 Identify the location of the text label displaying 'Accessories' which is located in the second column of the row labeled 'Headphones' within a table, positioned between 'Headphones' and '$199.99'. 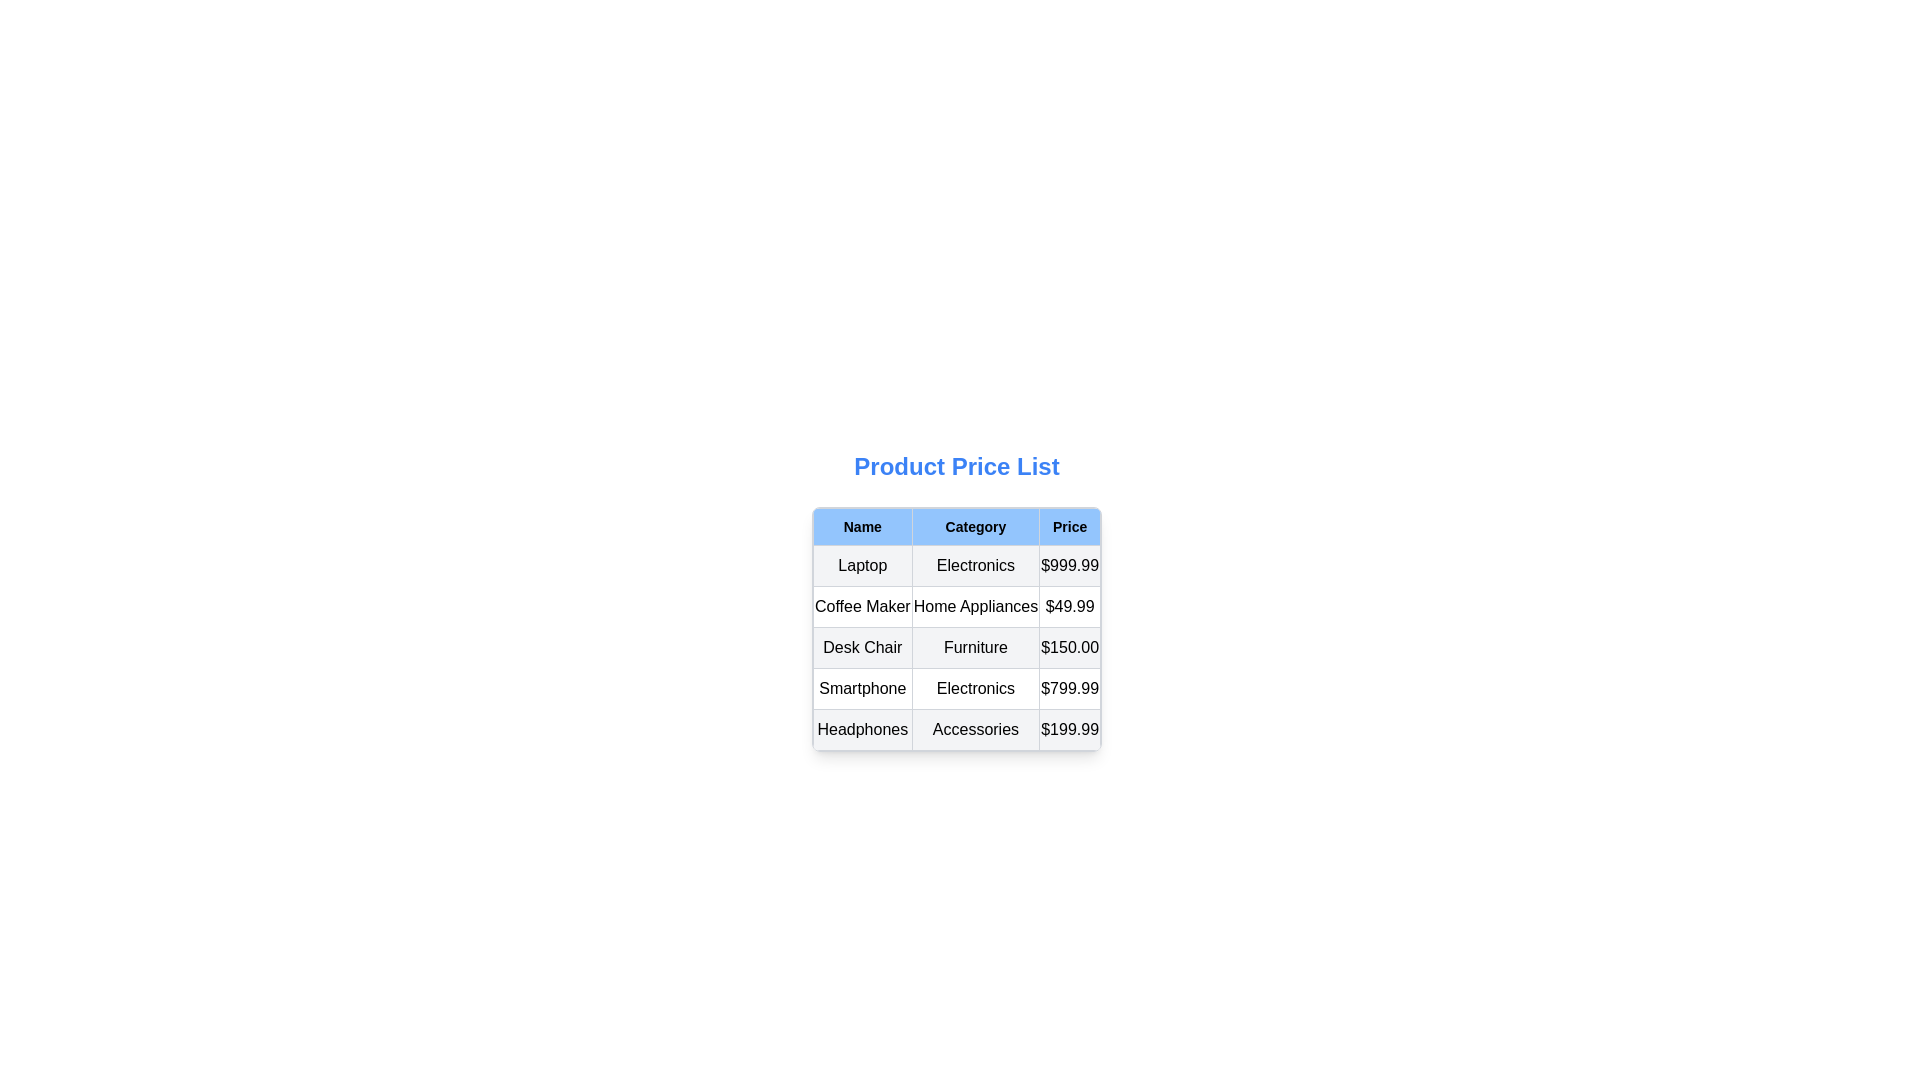
(975, 729).